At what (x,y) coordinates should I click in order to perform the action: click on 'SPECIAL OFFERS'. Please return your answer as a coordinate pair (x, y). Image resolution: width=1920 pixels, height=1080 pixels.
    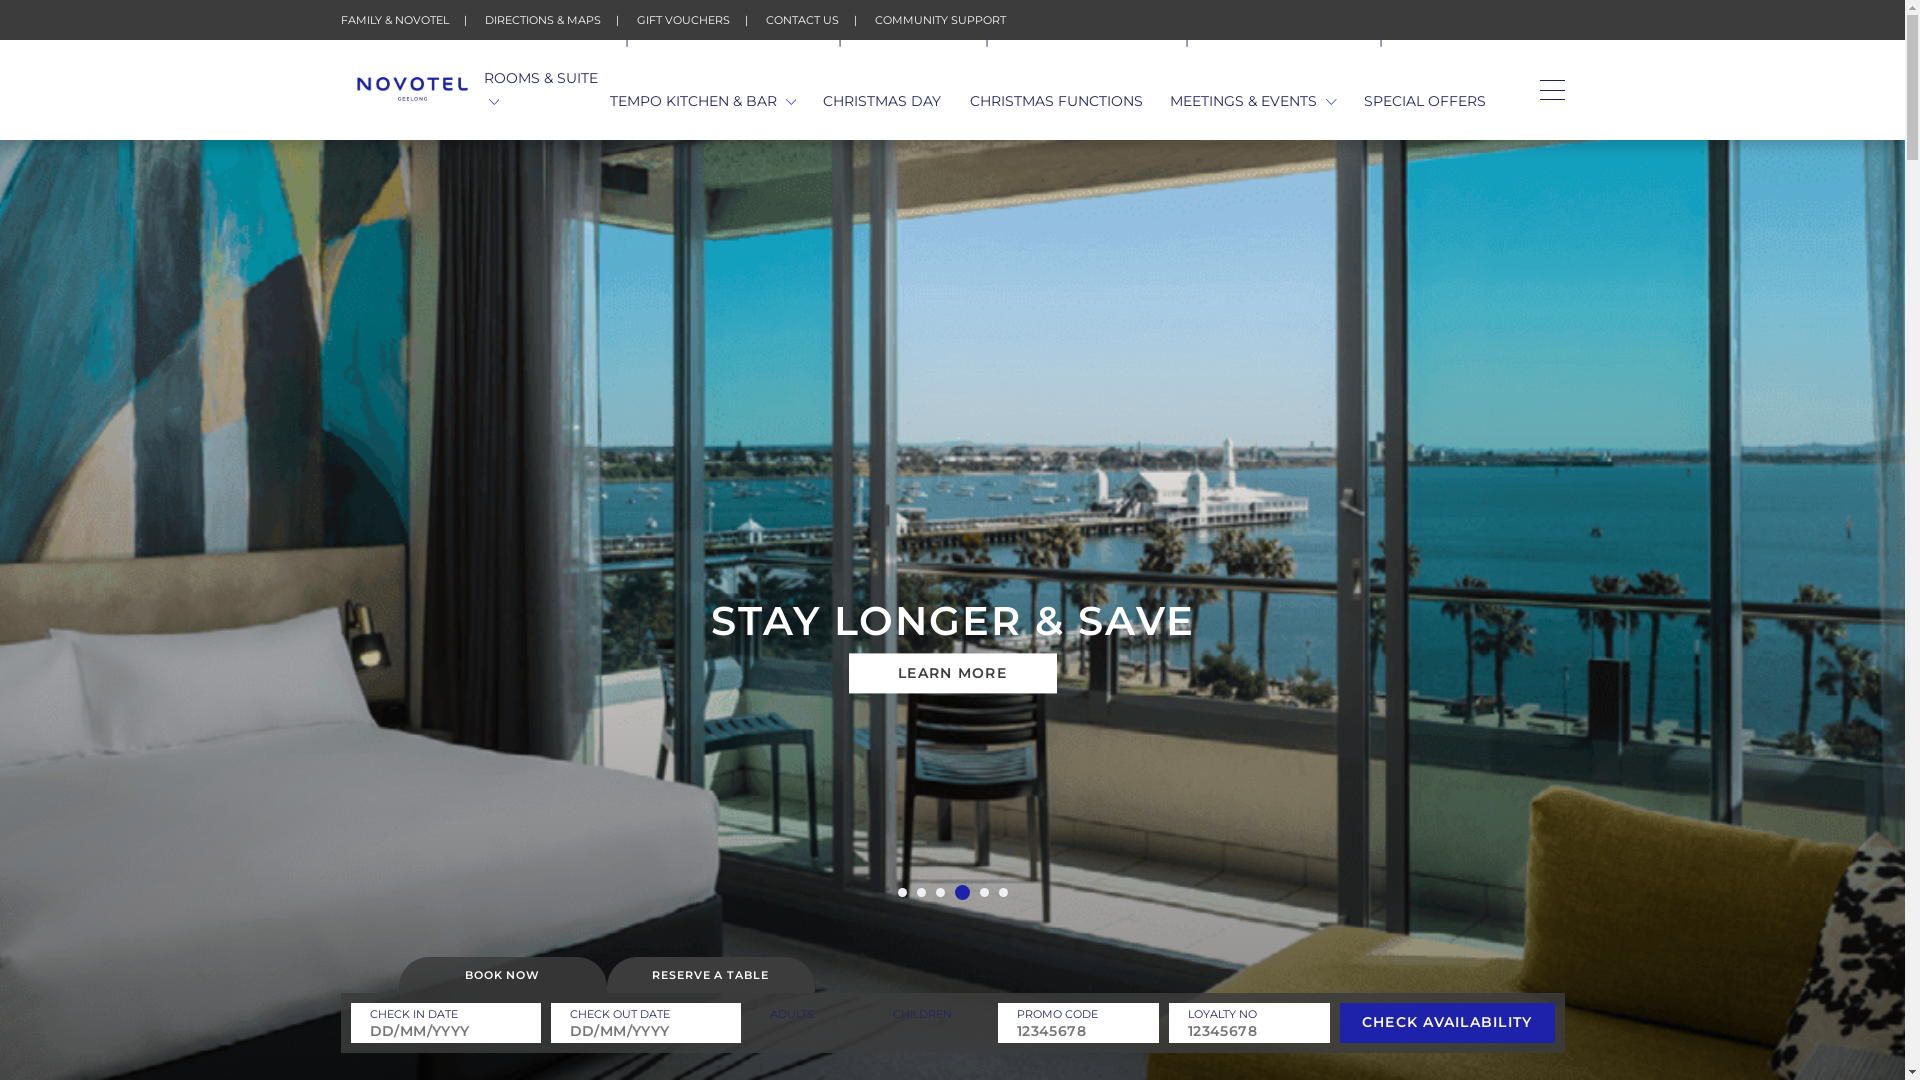
    Looking at the image, I should click on (1424, 101).